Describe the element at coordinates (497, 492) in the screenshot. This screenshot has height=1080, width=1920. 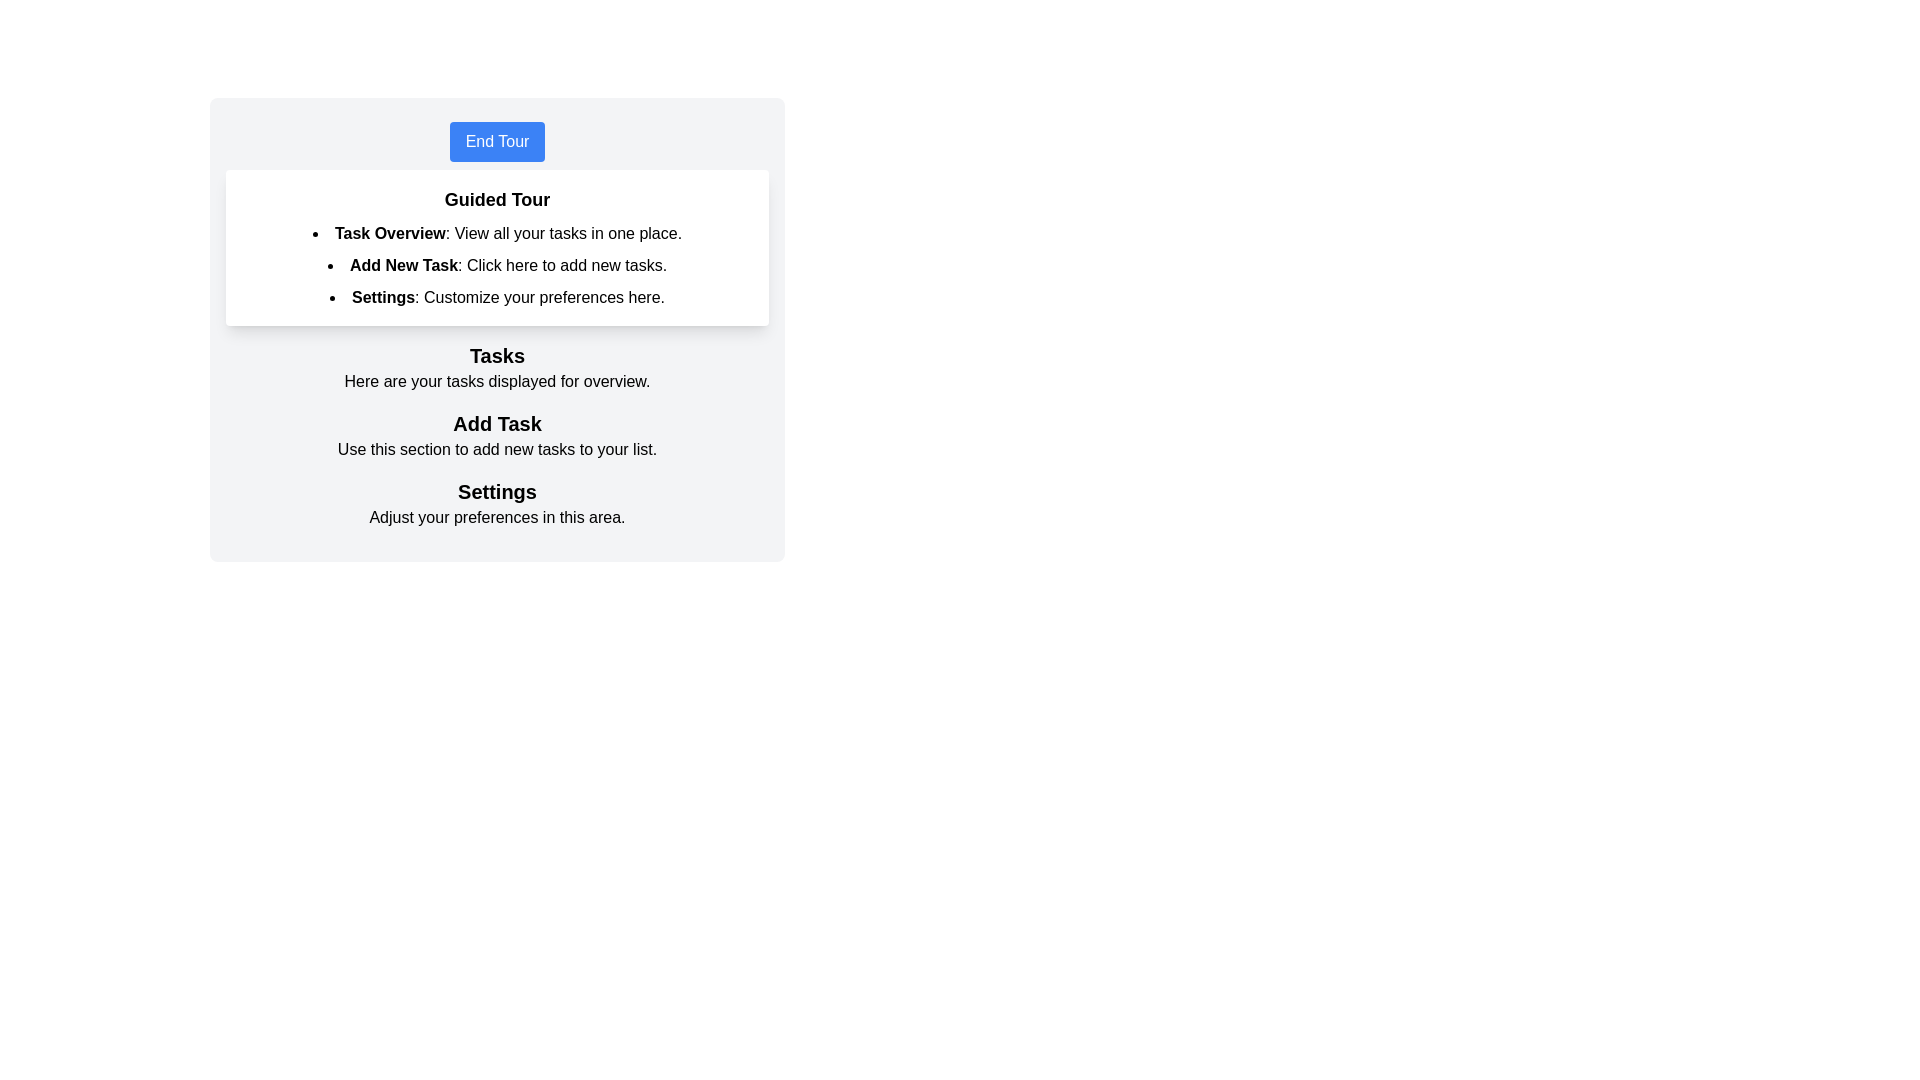
I see `the header label indicating 'Settings', which serves as the section title for user preferences` at that location.